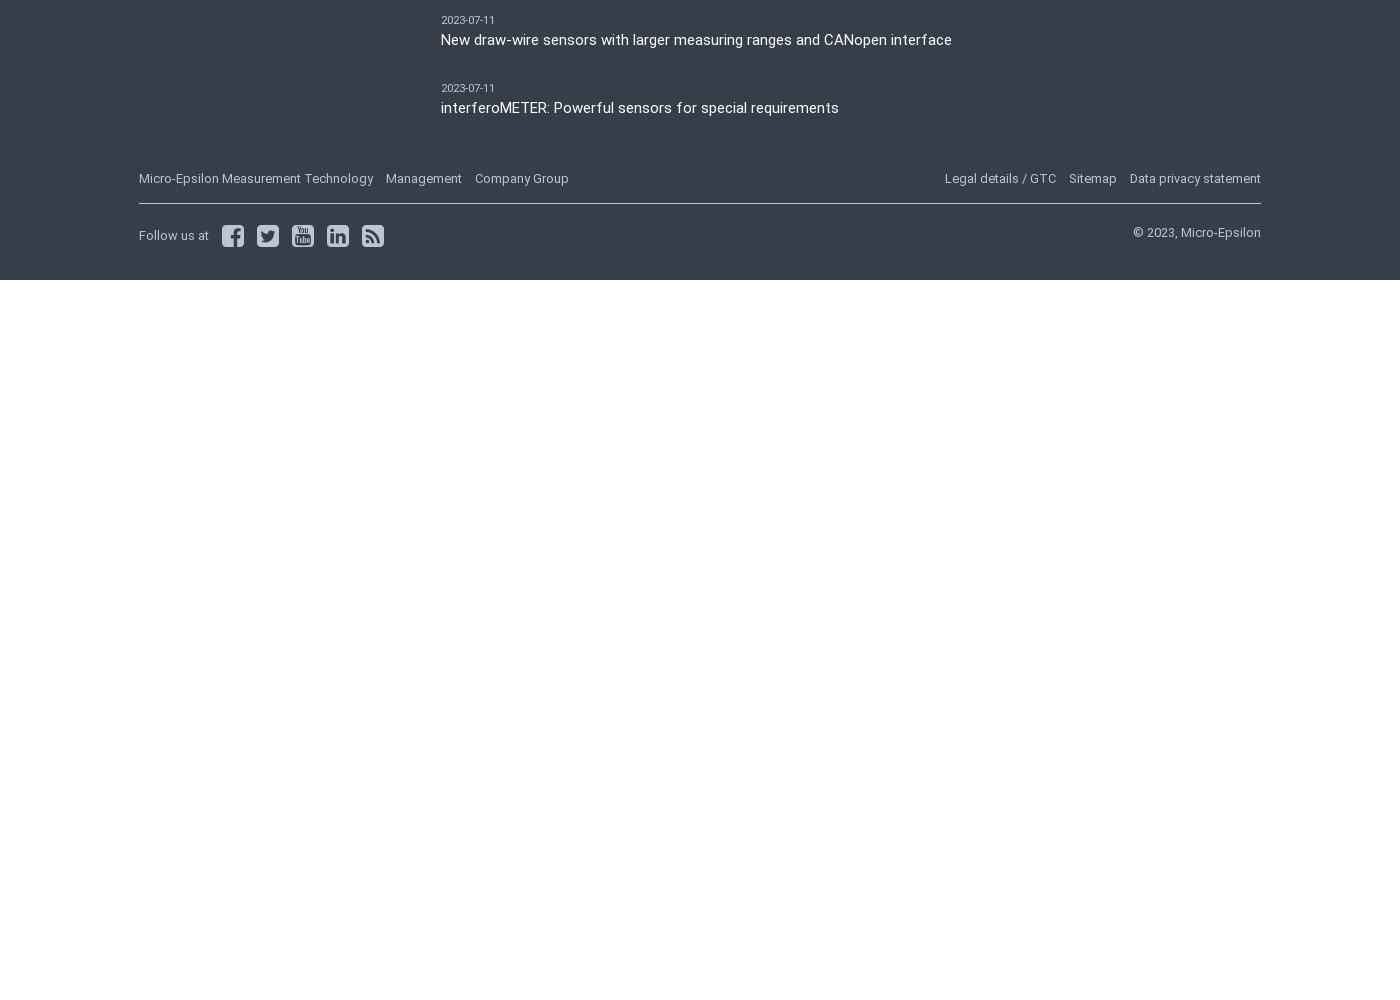  I want to click on 'Data privacy statement', so click(1195, 177).